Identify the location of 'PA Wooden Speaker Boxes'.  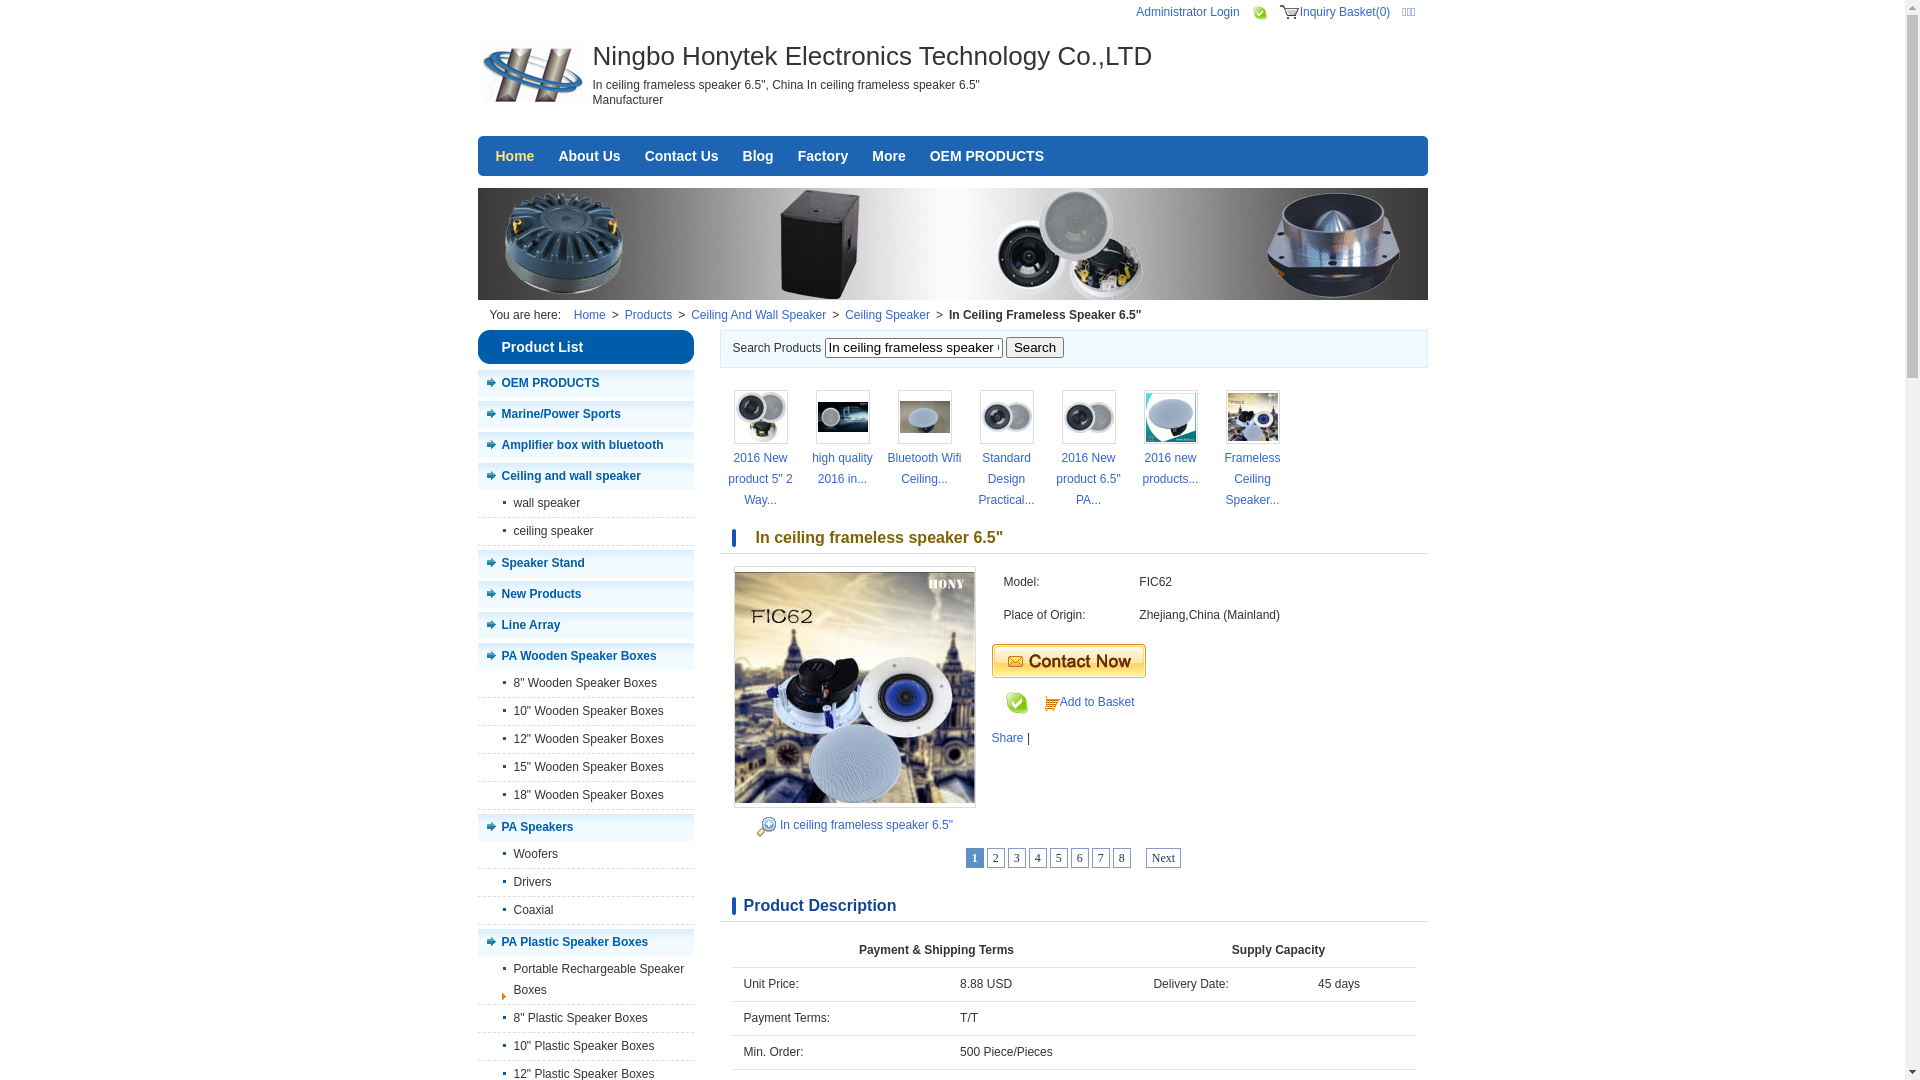
(584, 656).